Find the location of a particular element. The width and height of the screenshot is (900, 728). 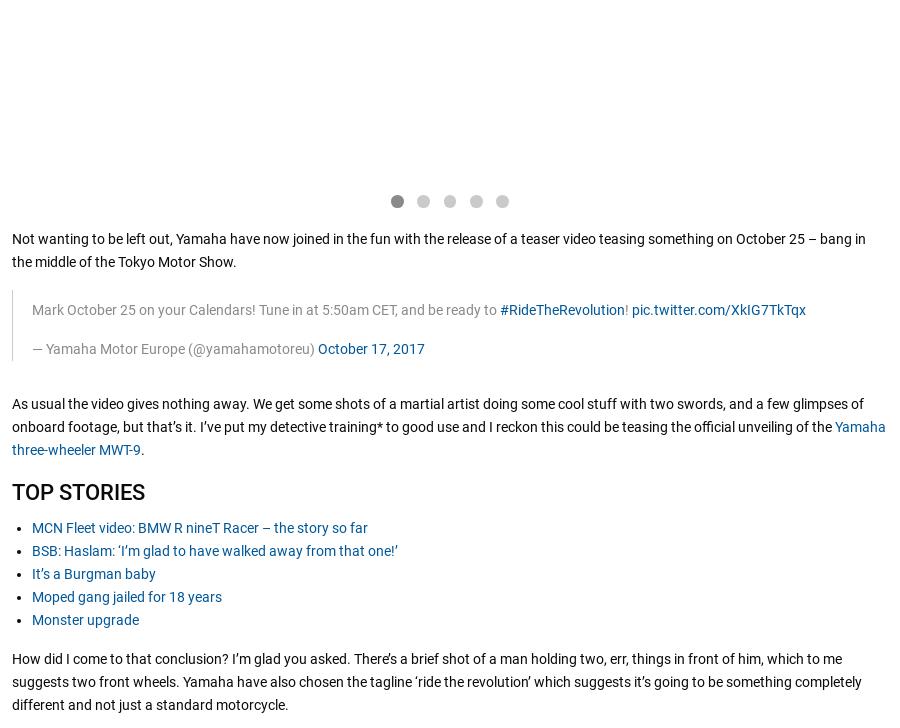

'TOP STORIES' is located at coordinates (77, 492).